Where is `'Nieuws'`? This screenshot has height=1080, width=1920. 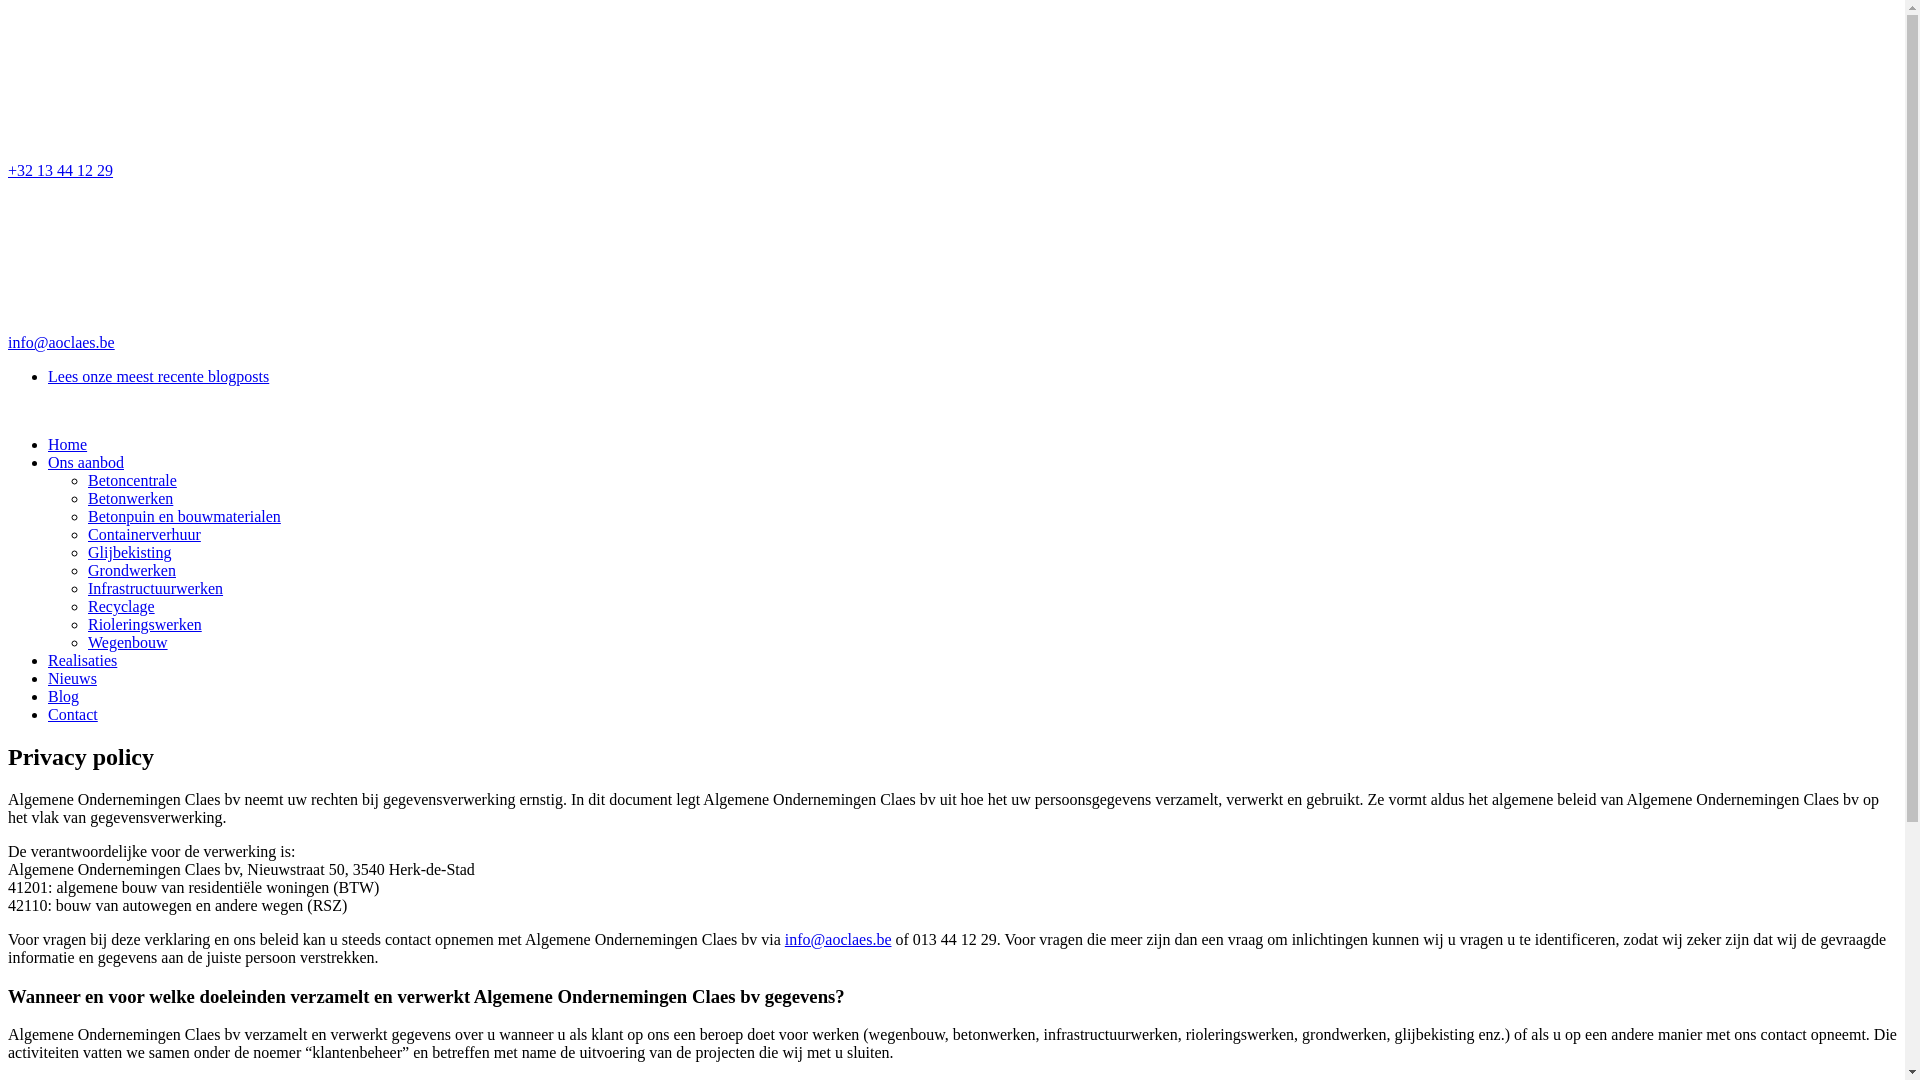
'Nieuws' is located at coordinates (72, 677).